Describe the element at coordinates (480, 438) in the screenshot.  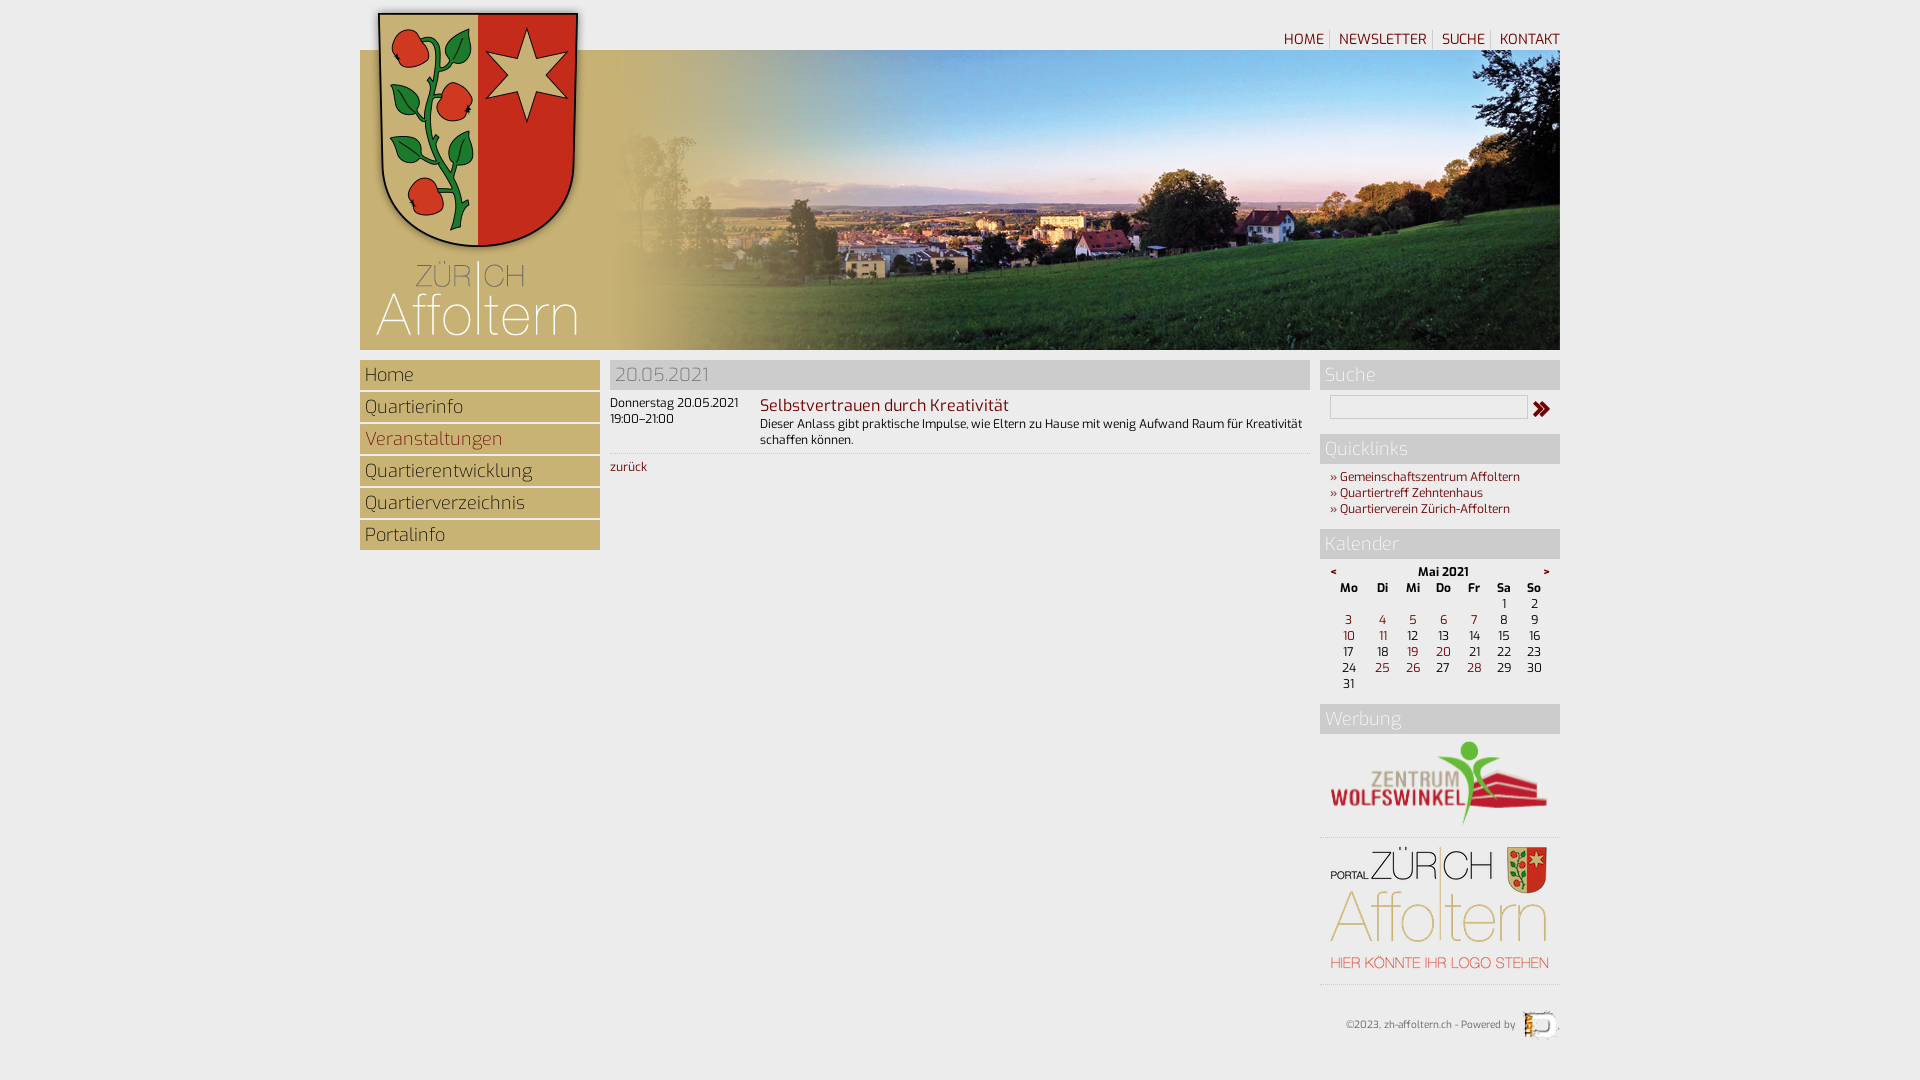
I see `'Veranstaltungen'` at that location.